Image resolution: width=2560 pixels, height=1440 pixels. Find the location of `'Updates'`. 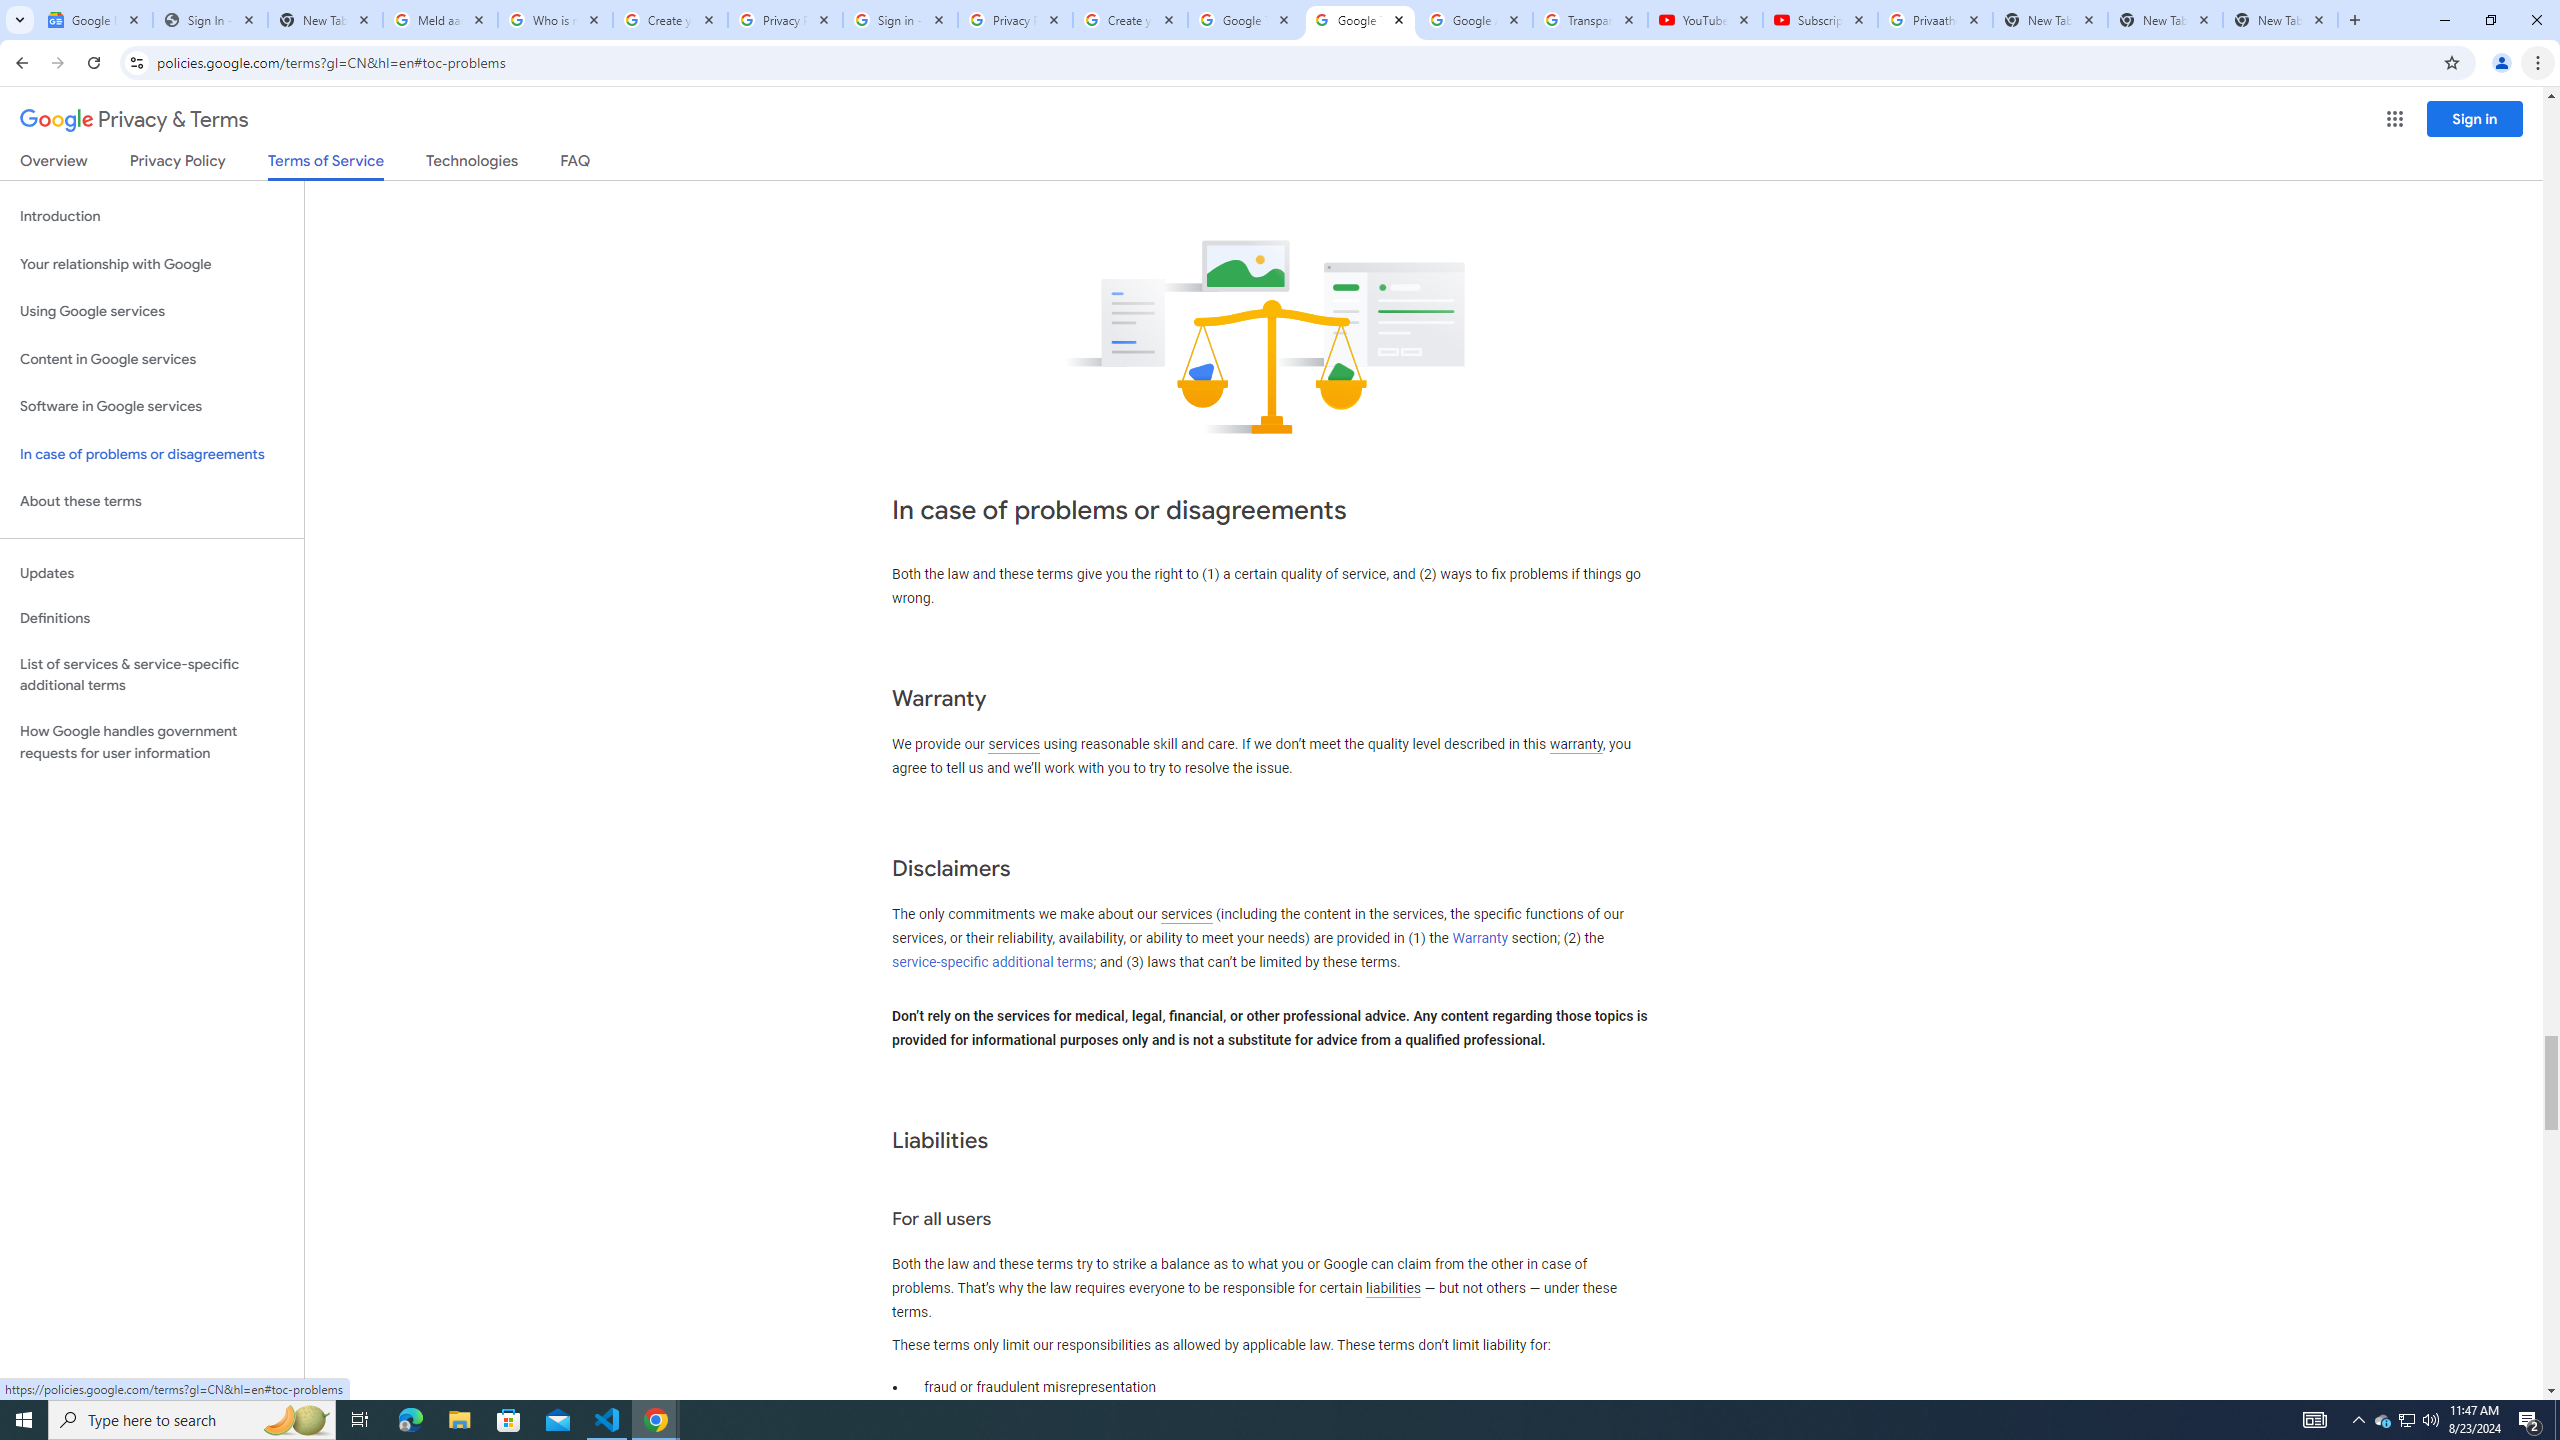

'Updates' is located at coordinates (151, 572).